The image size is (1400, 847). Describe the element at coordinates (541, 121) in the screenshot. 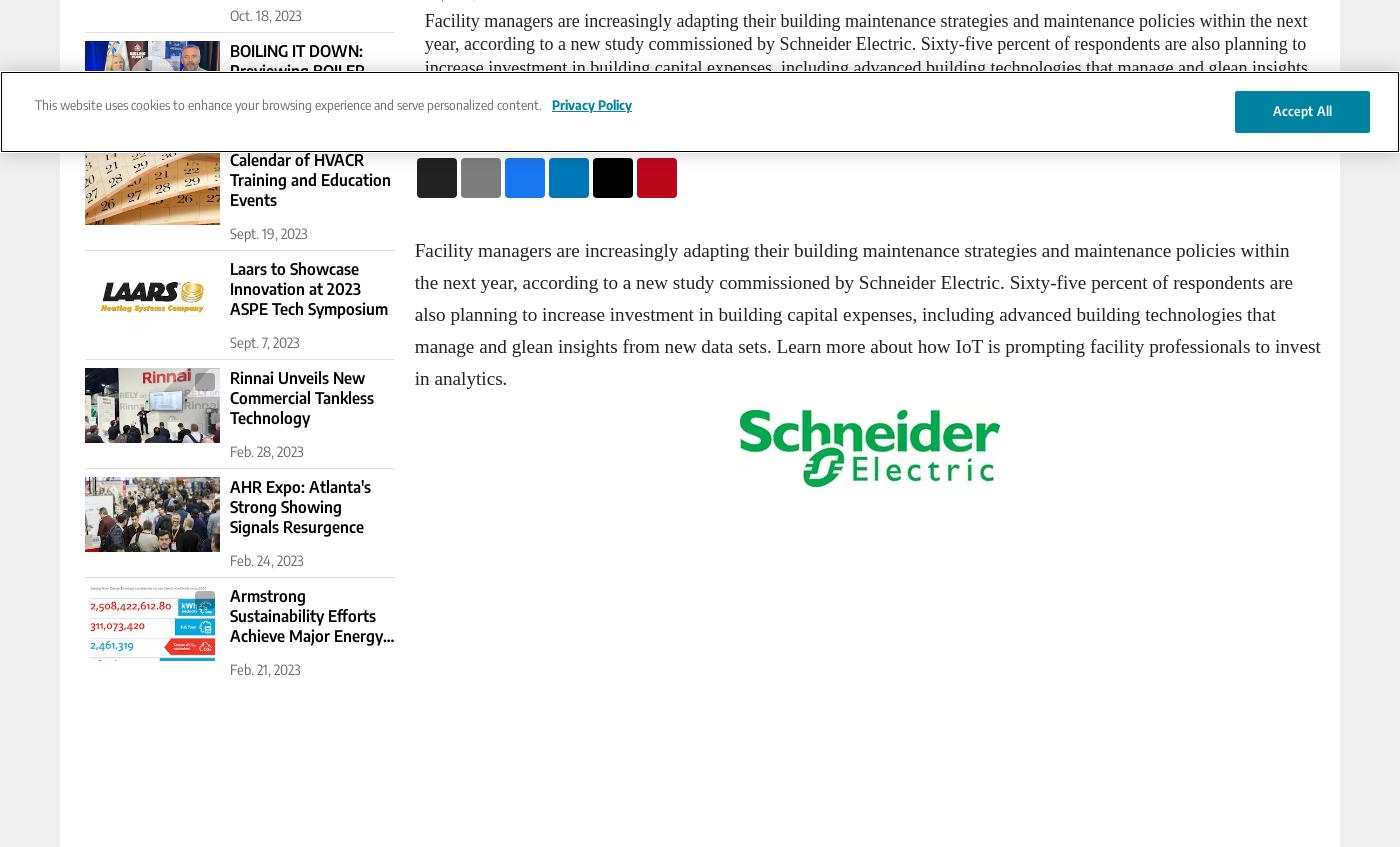

I see `'Content Sponsored Schneider Electric'` at that location.